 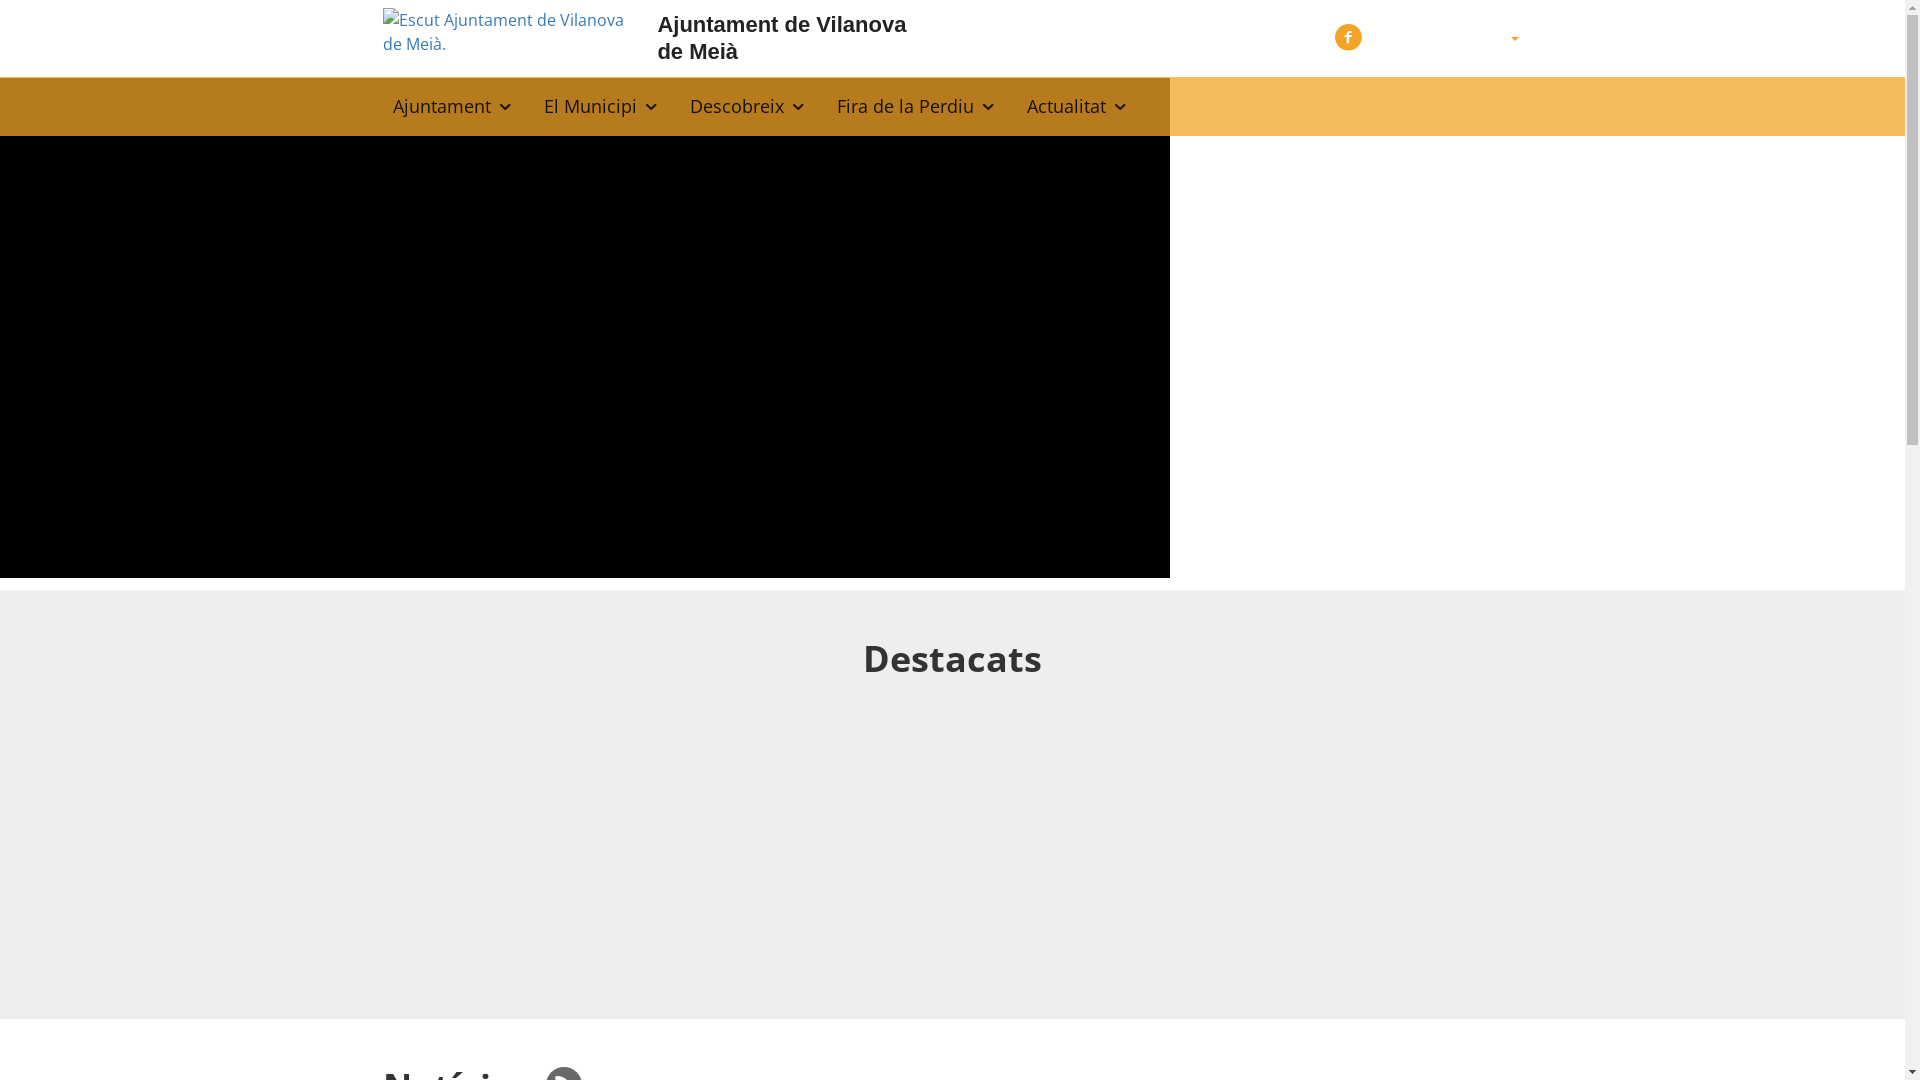 What do you see at coordinates (747, 106) in the screenshot?
I see `'Descobreix'` at bounding box center [747, 106].